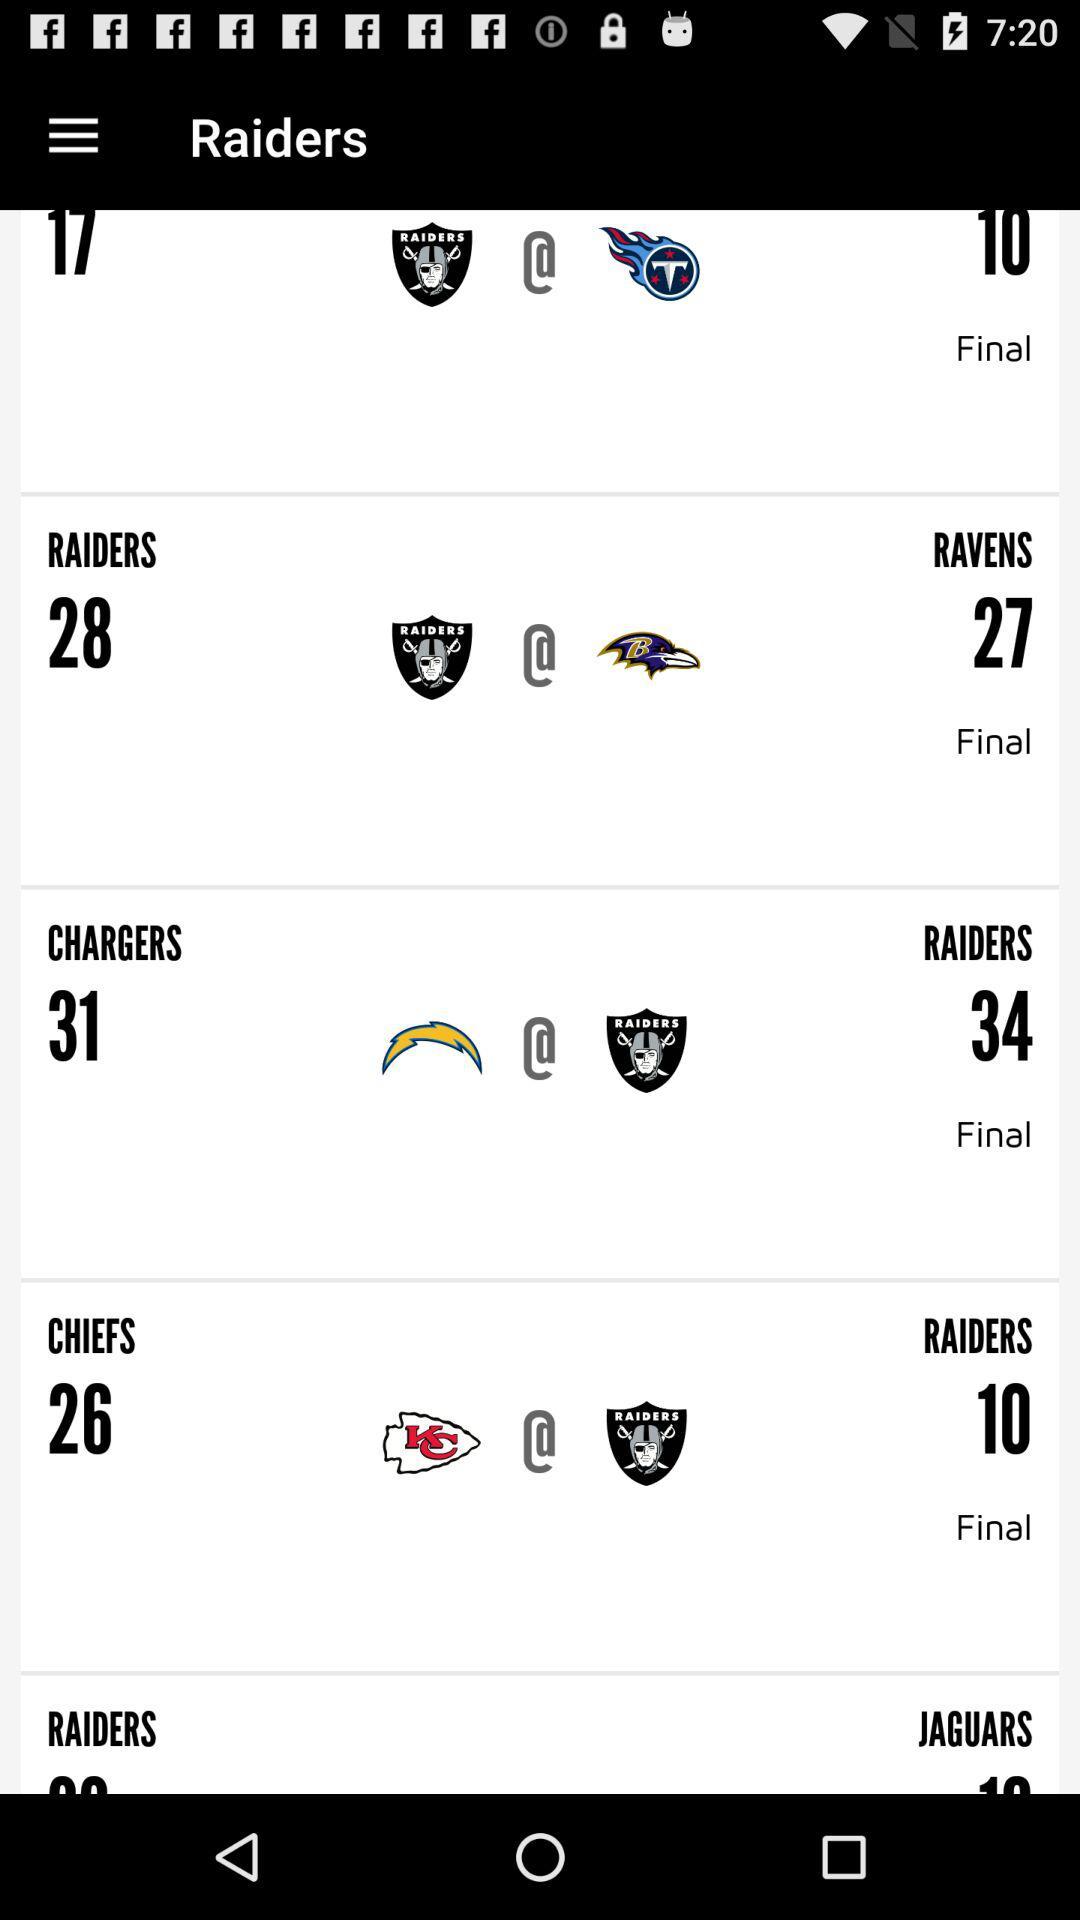 The width and height of the screenshot is (1080, 1920). Describe the element at coordinates (787, 537) in the screenshot. I see `the ravens item` at that location.